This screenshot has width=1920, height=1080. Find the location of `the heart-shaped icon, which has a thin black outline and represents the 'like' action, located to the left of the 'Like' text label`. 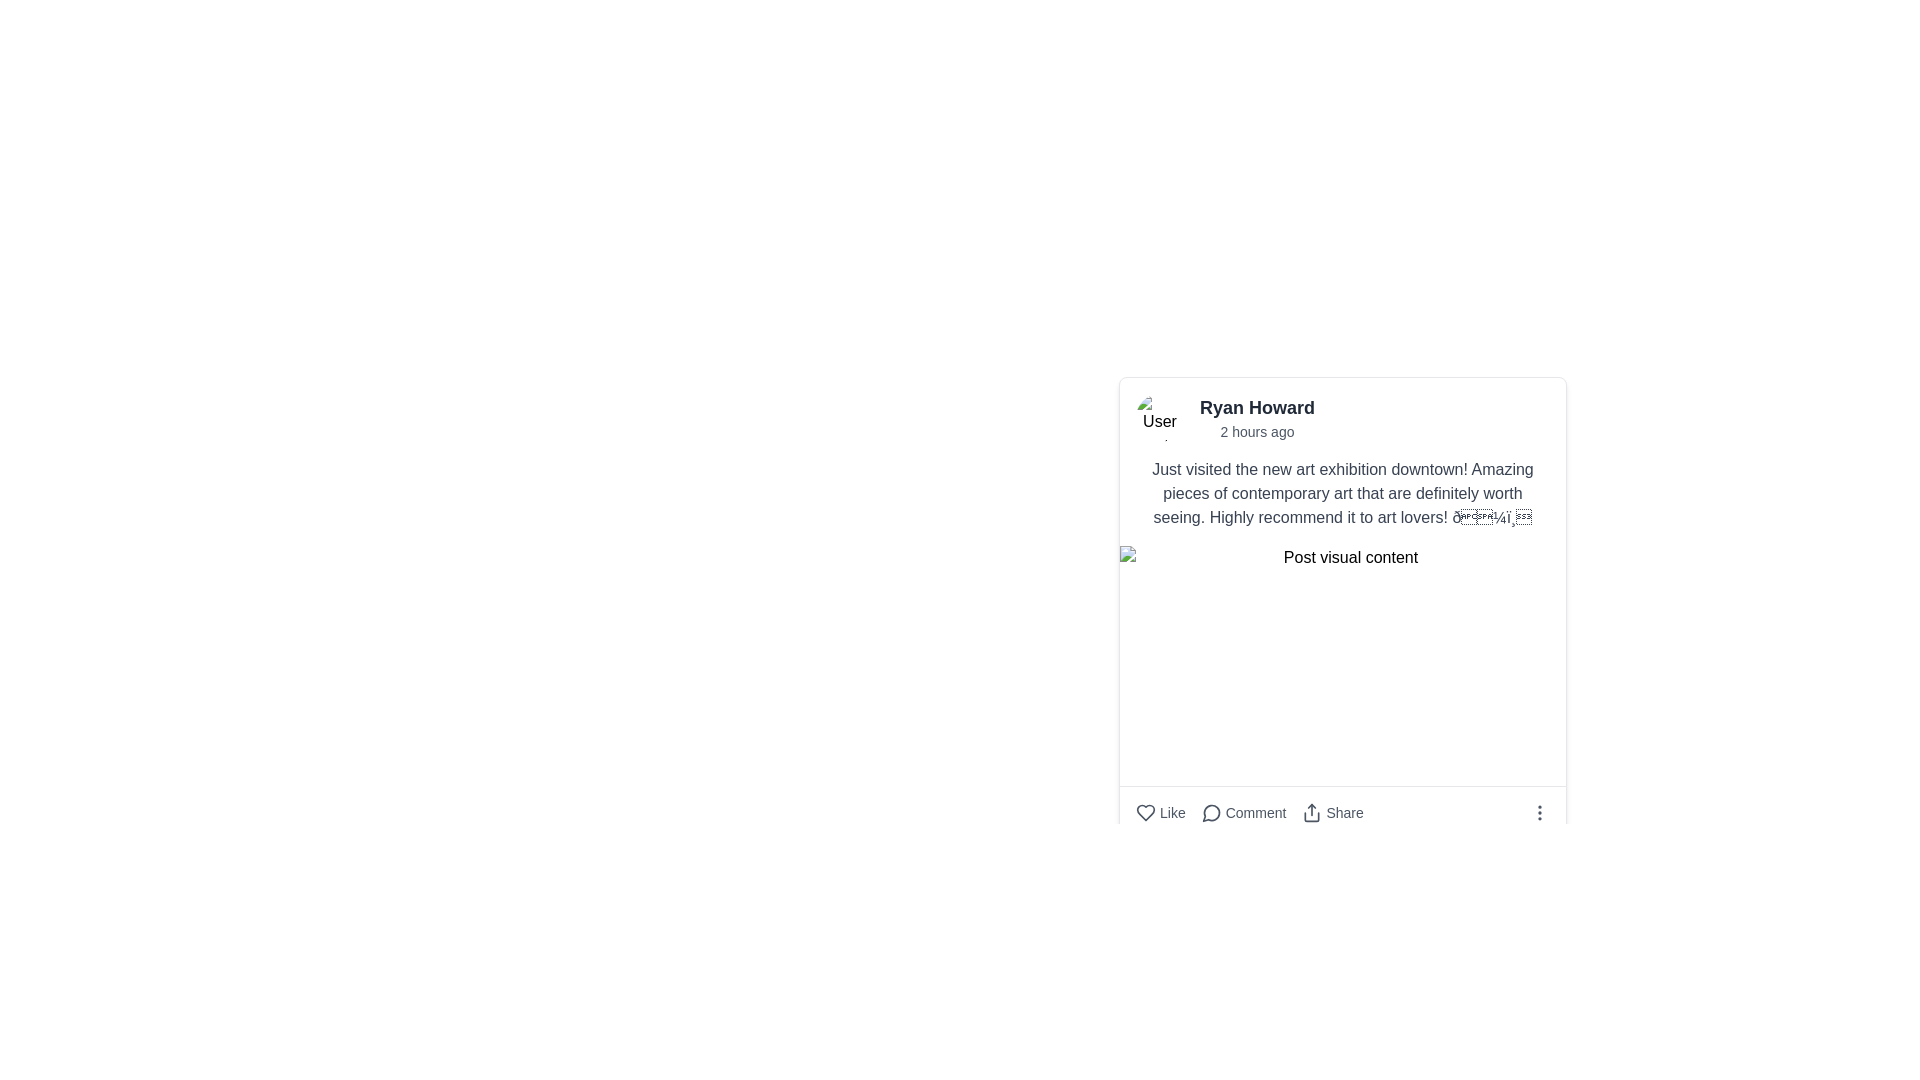

the heart-shaped icon, which has a thin black outline and represents the 'like' action, located to the left of the 'Like' text label is located at coordinates (1146, 813).